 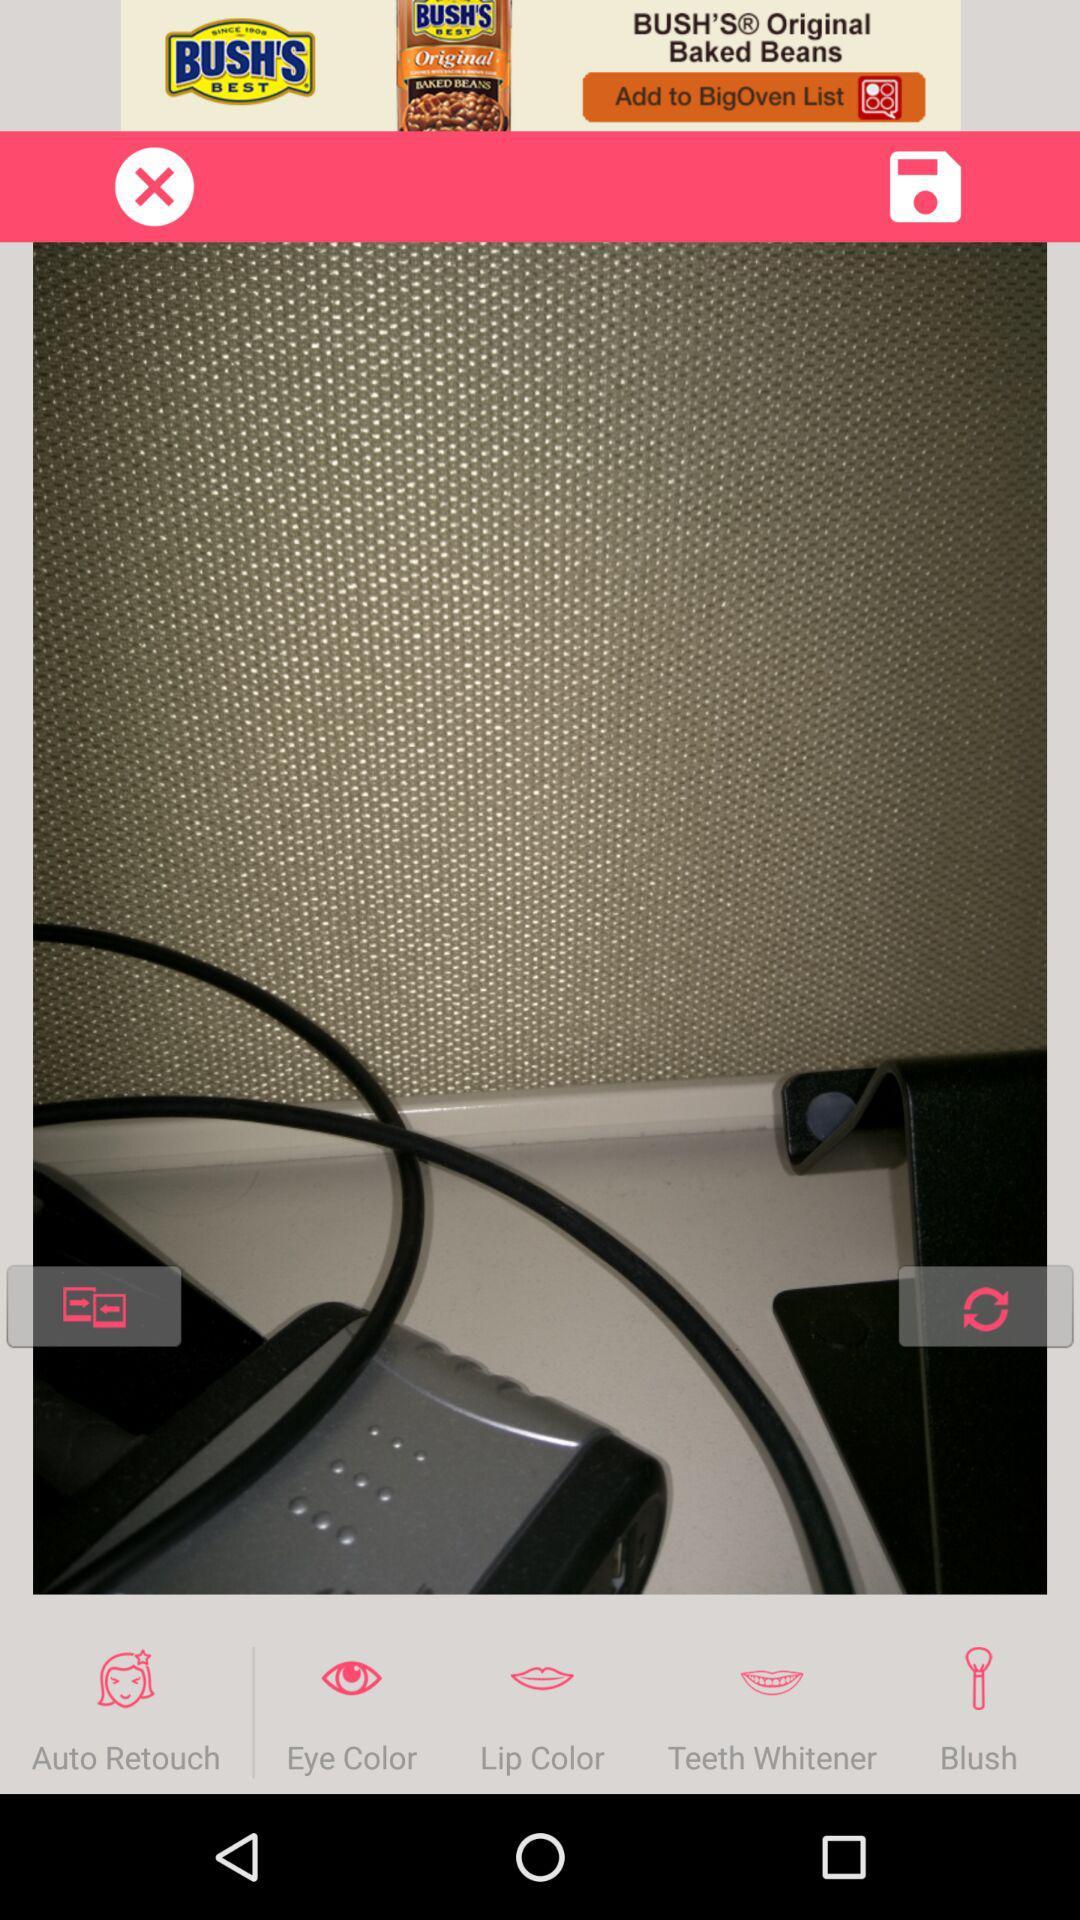 I want to click on item next to foundation icon, so click(x=977, y=1711).